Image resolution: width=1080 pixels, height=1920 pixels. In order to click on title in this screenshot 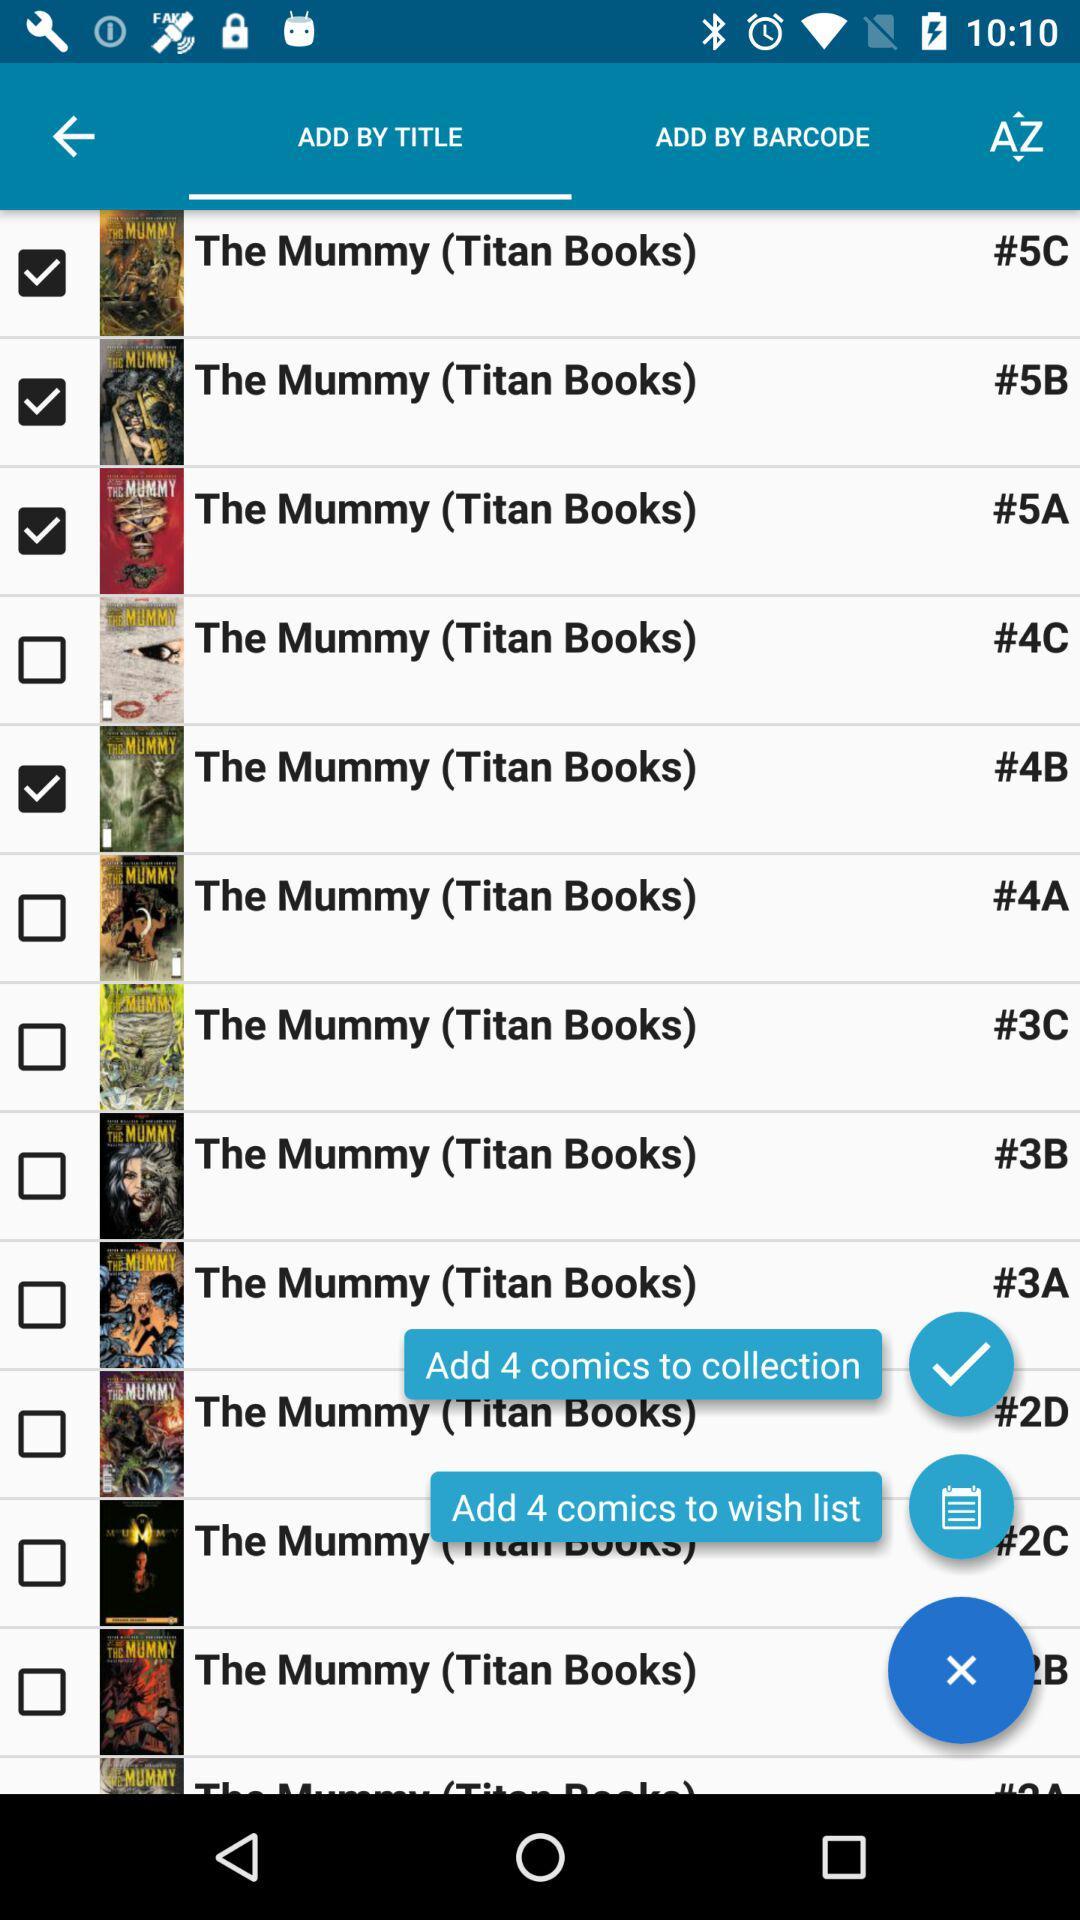, I will do `click(48, 1305)`.